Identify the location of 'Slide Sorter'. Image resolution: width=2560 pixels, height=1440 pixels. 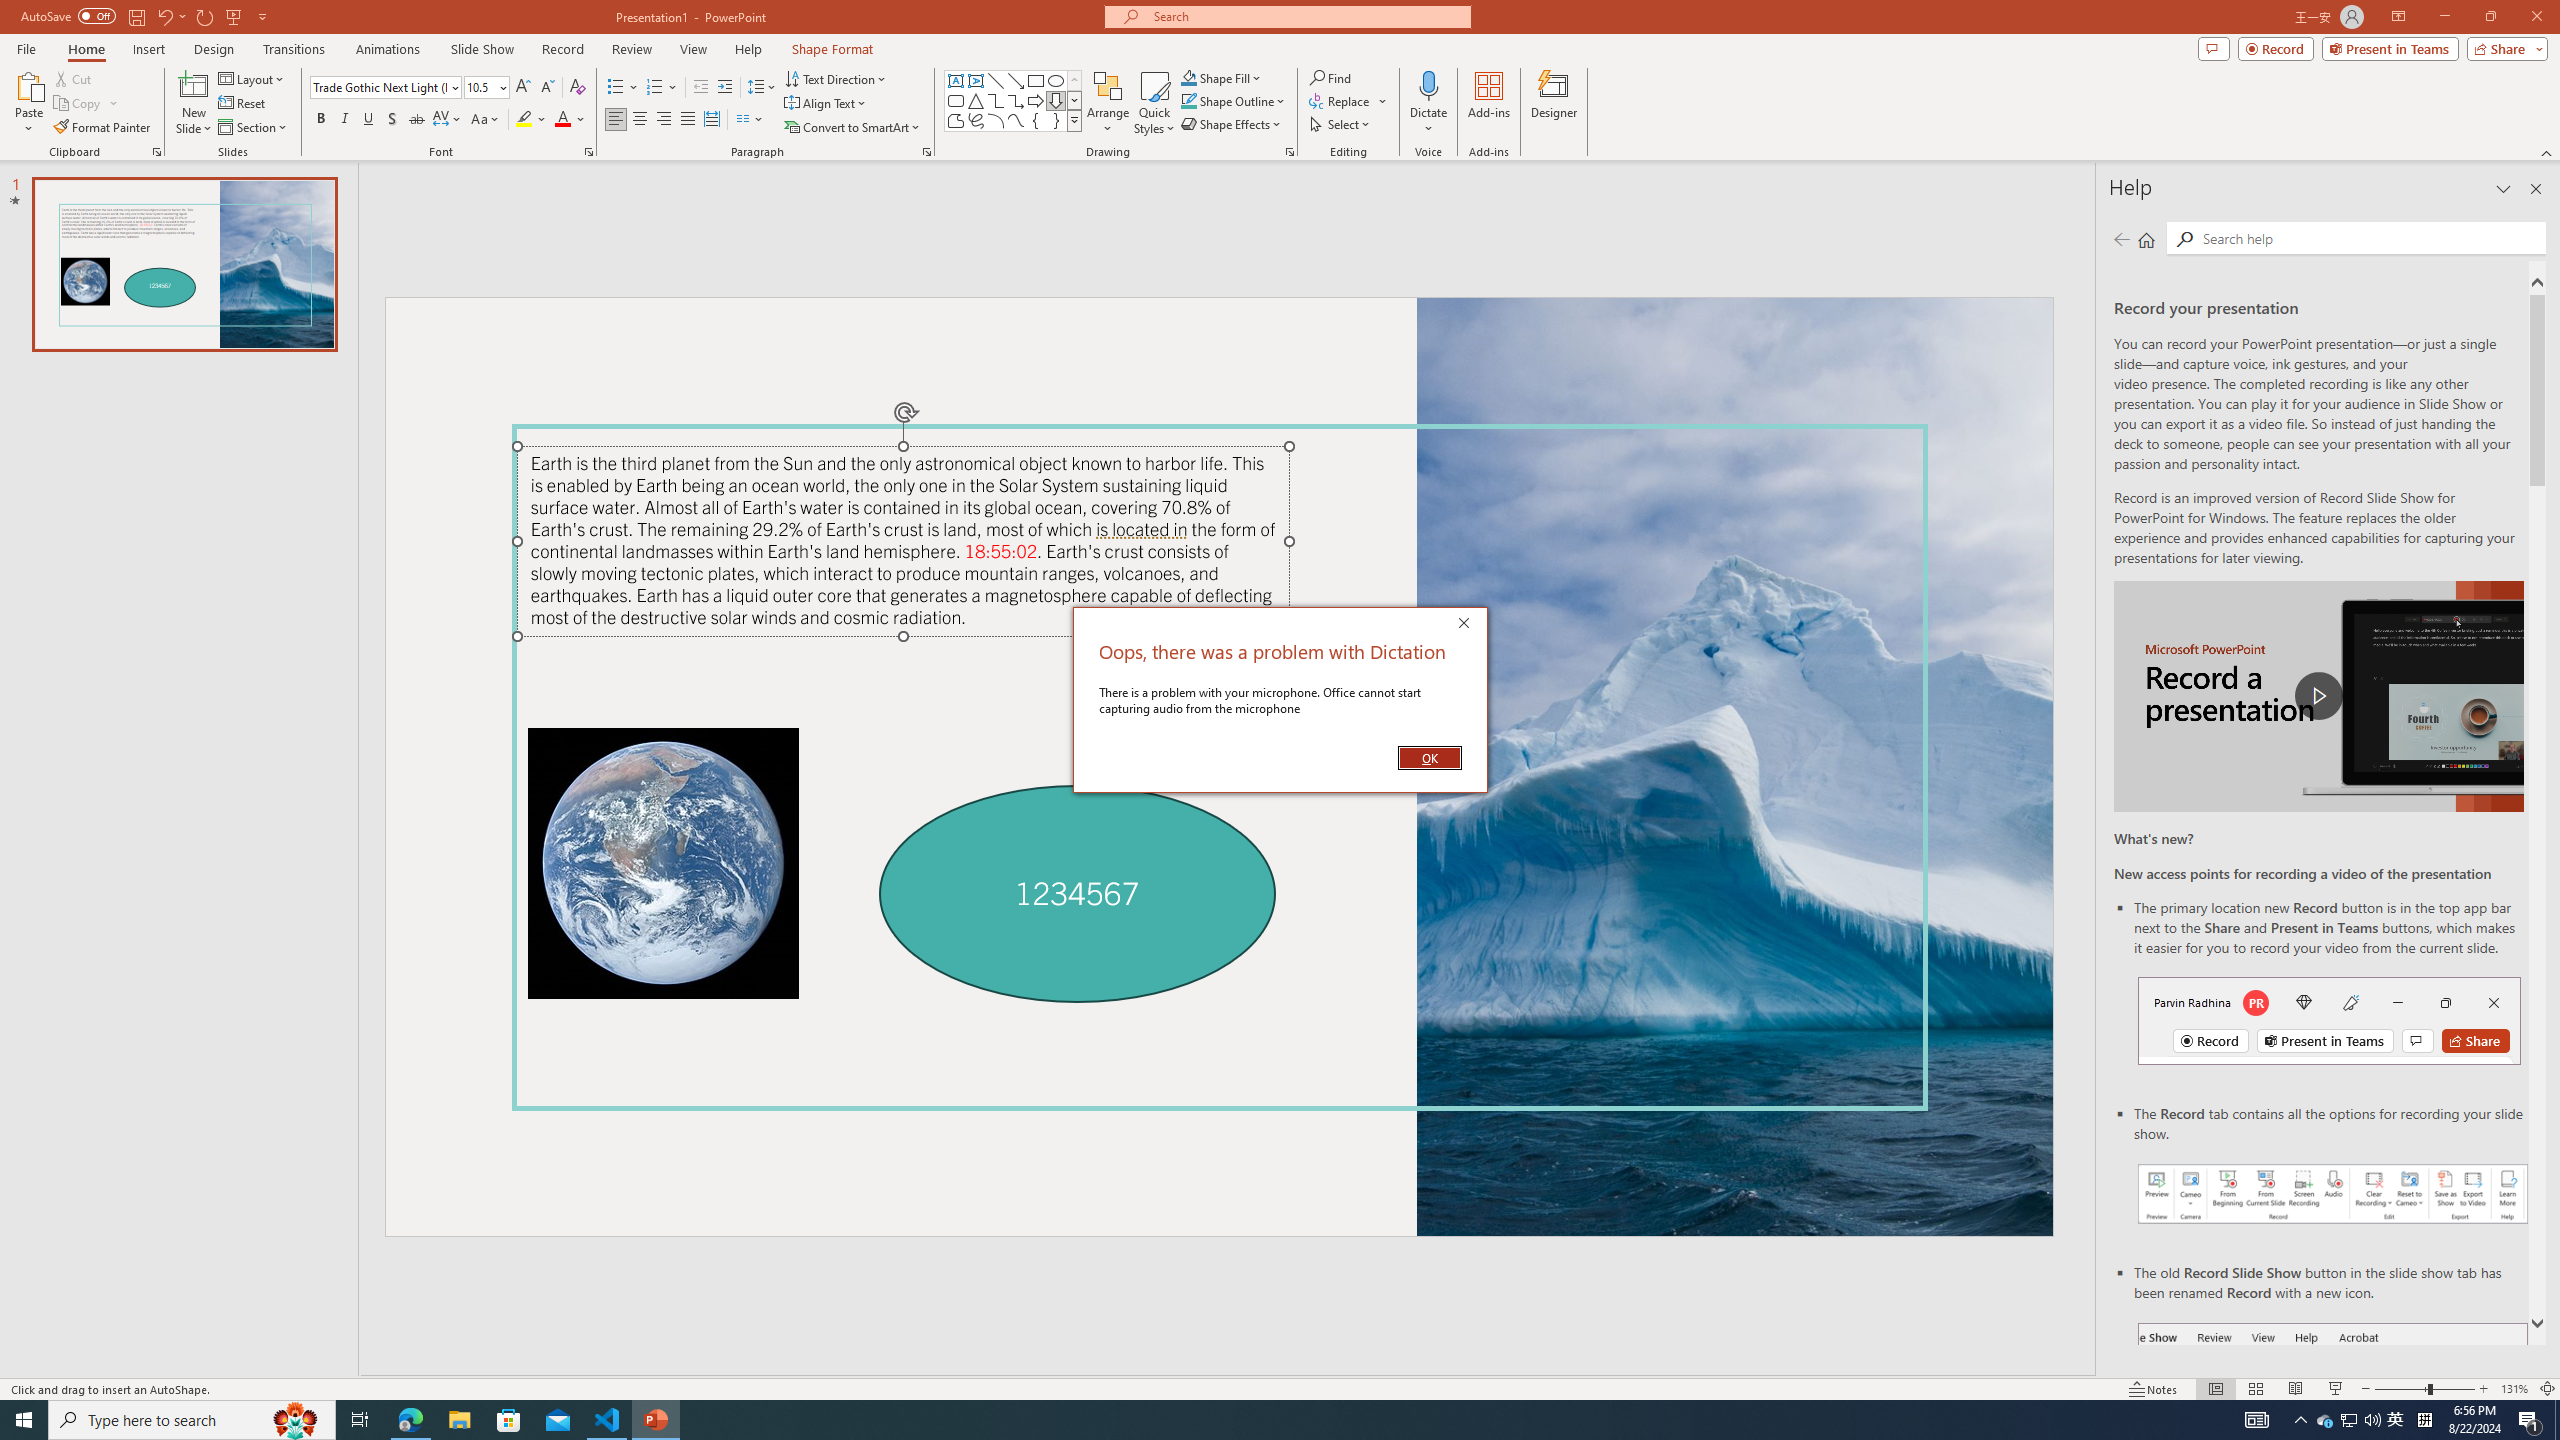
(2254, 1389).